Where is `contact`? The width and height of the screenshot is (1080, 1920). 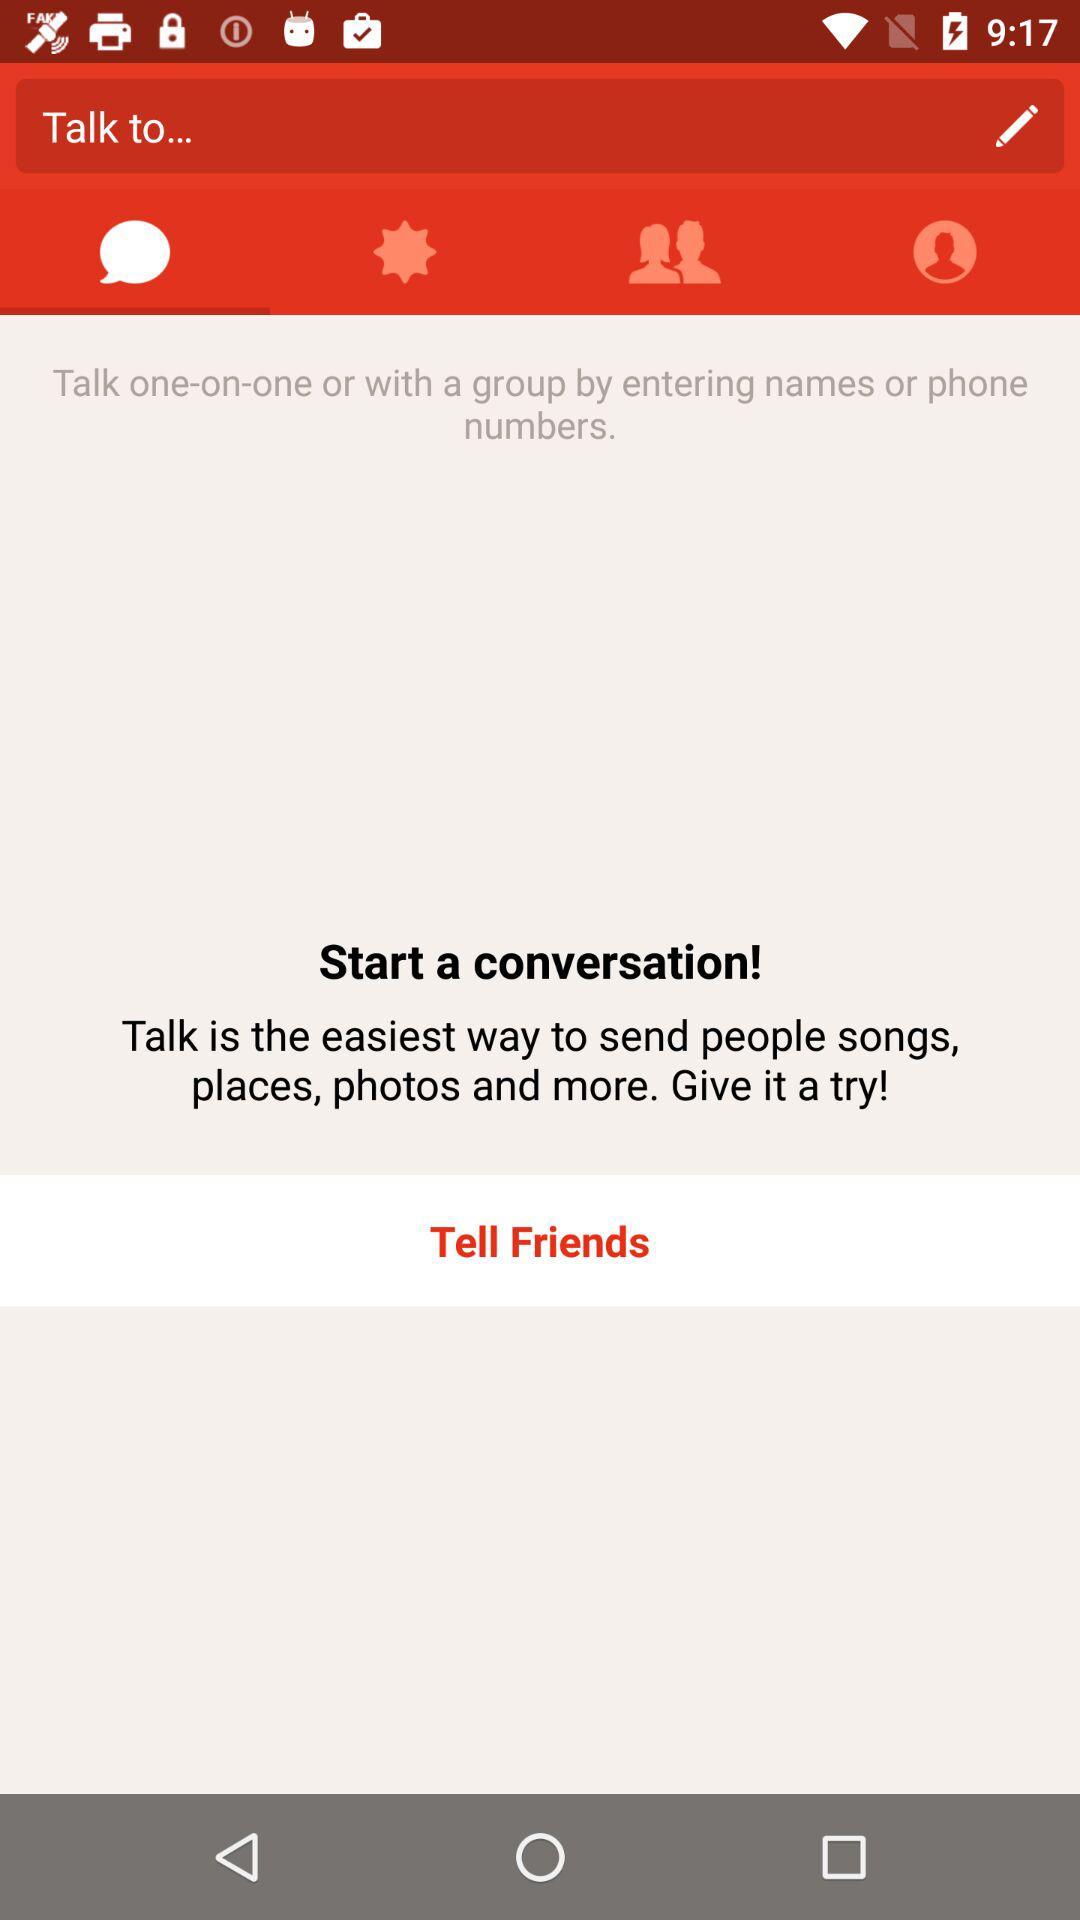 contact is located at coordinates (675, 251).